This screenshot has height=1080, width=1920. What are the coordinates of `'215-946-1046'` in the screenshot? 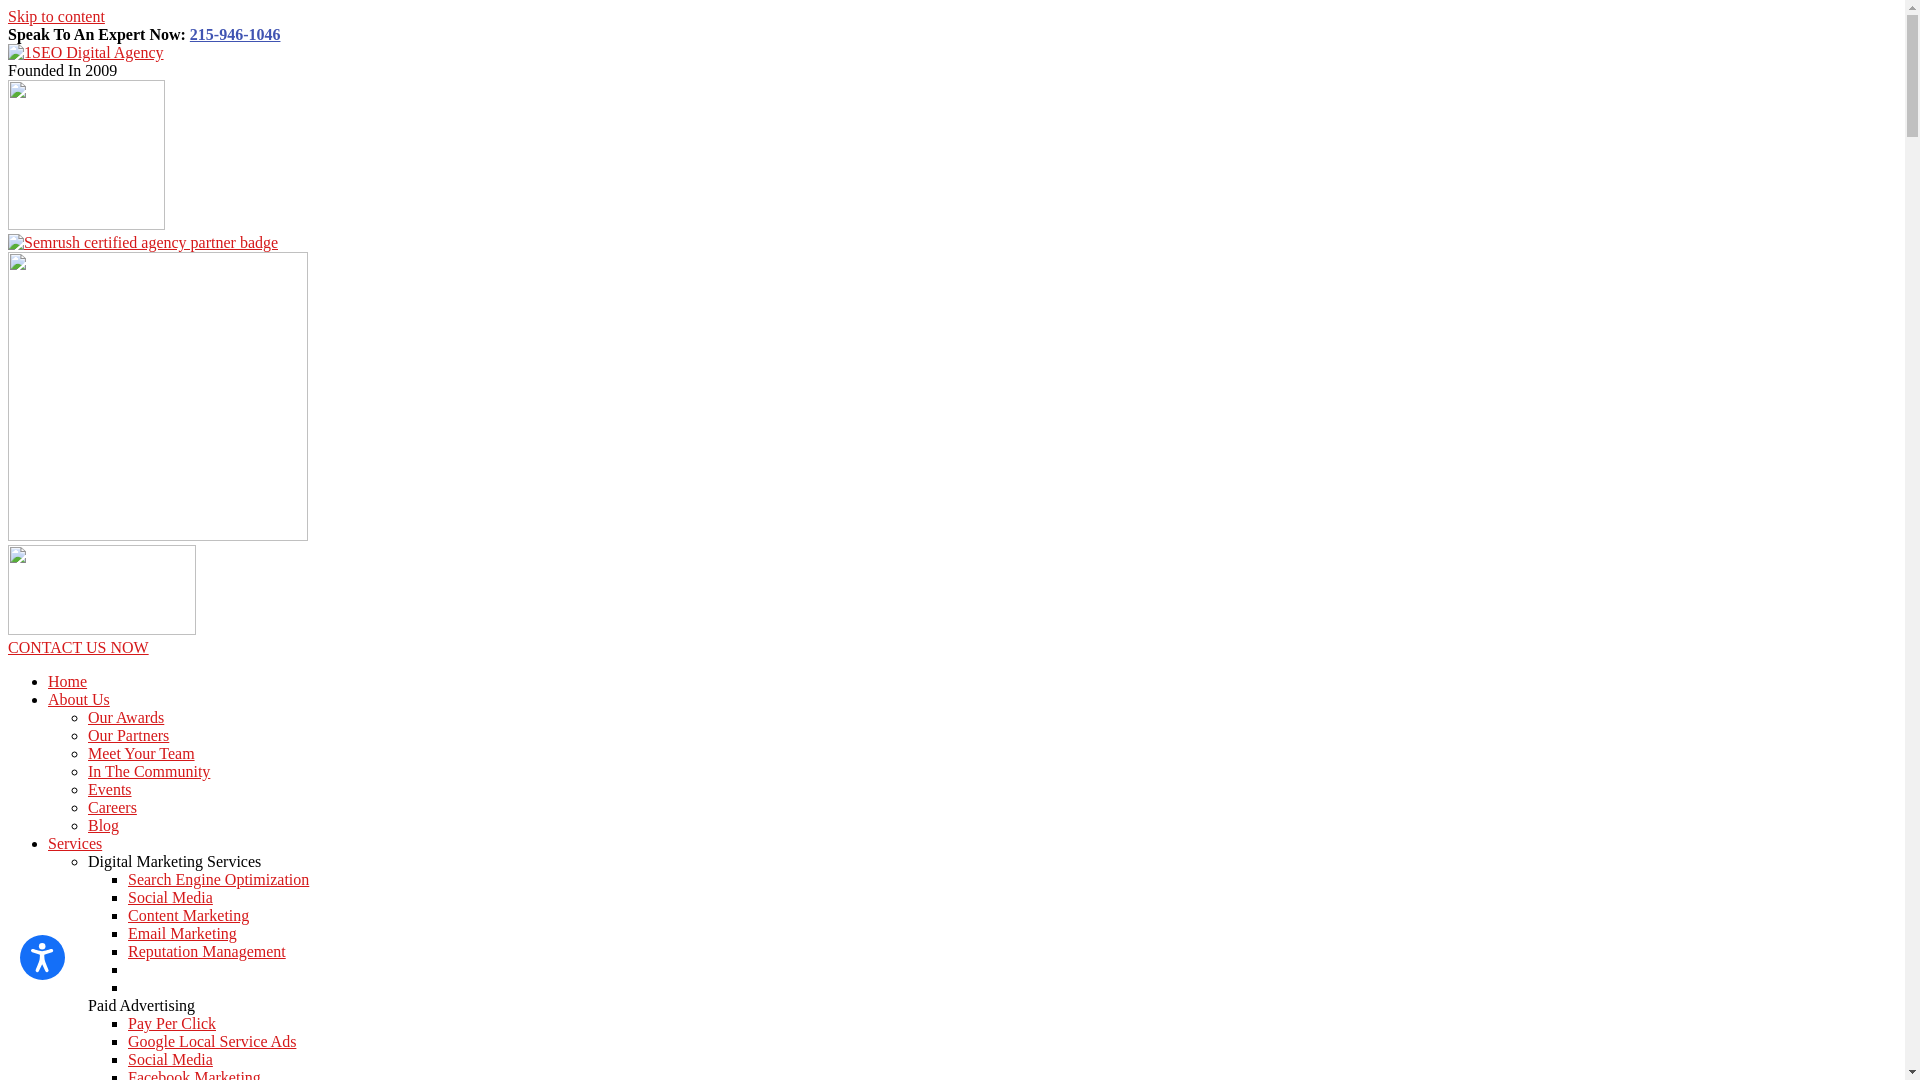 It's located at (235, 34).